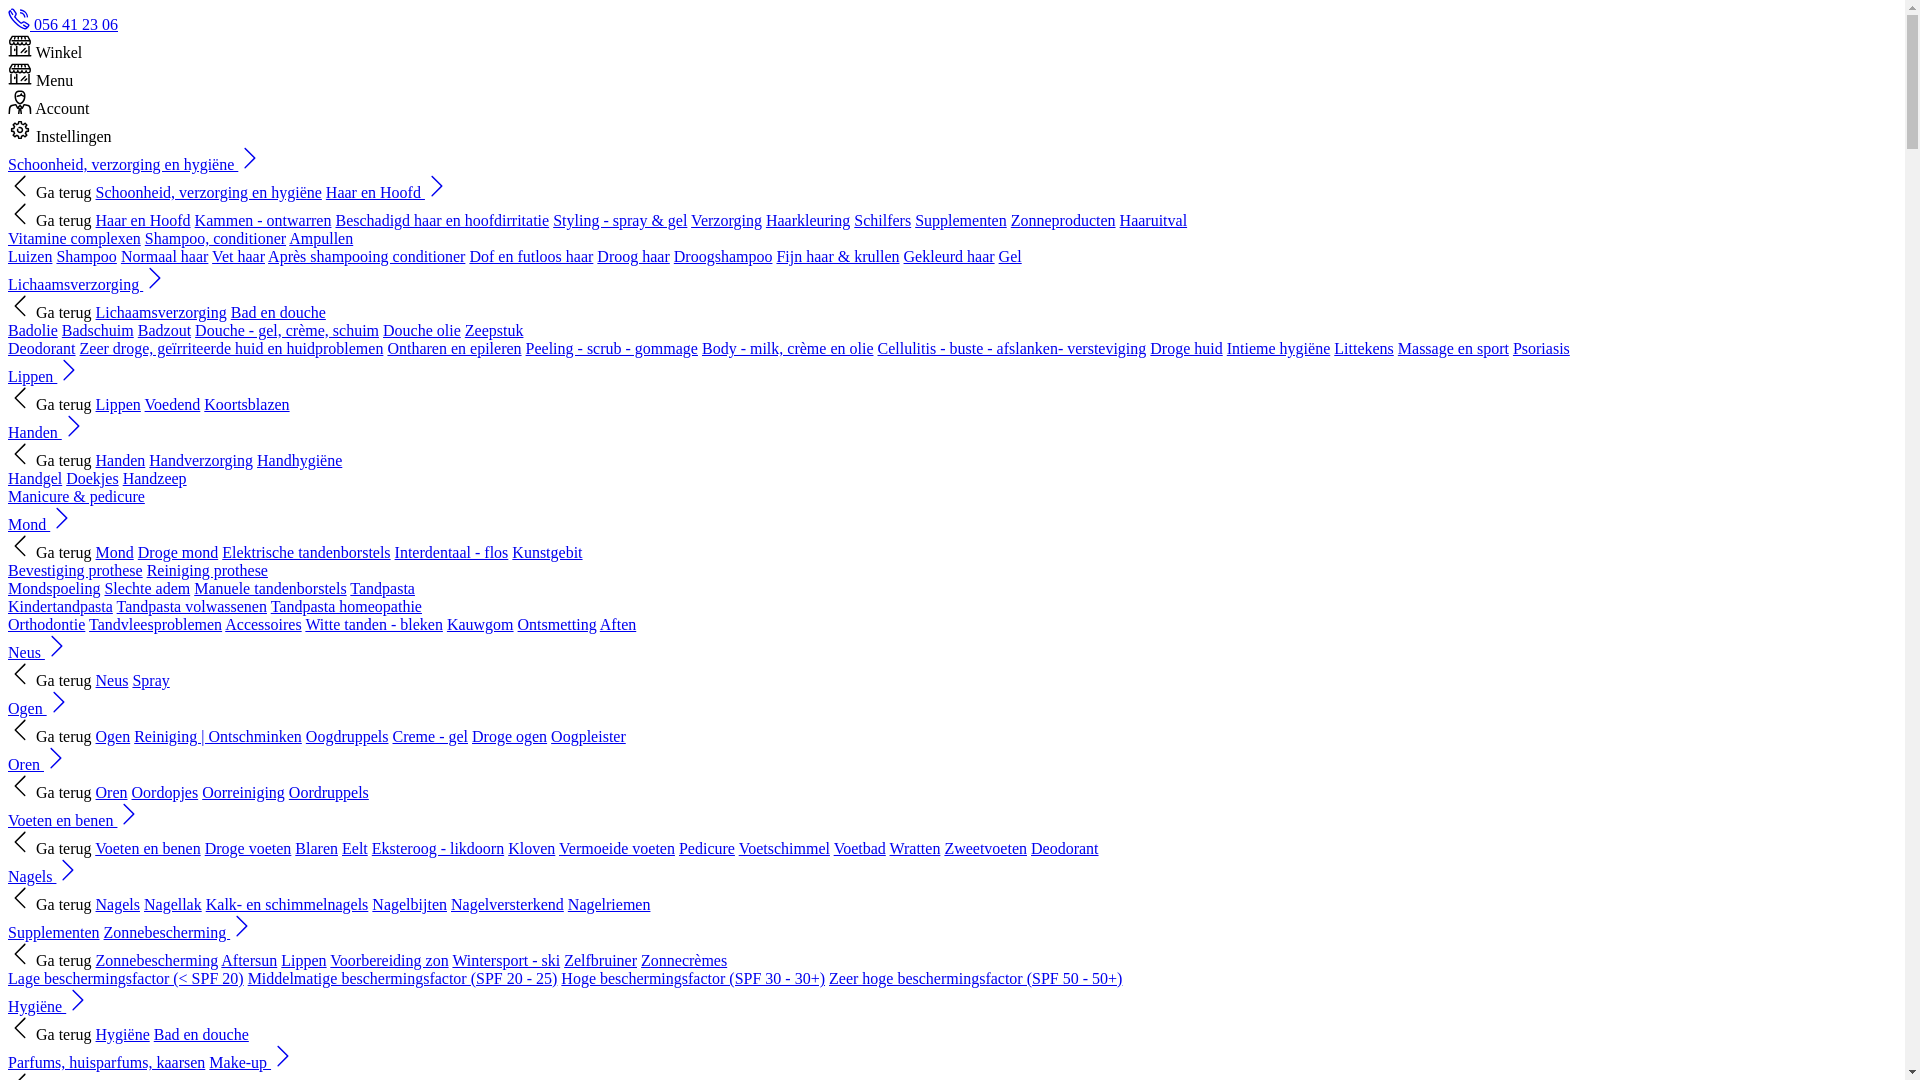 The image size is (1920, 1080). Describe the element at coordinates (262, 220) in the screenshot. I see `'Kammen - ontwarren'` at that location.